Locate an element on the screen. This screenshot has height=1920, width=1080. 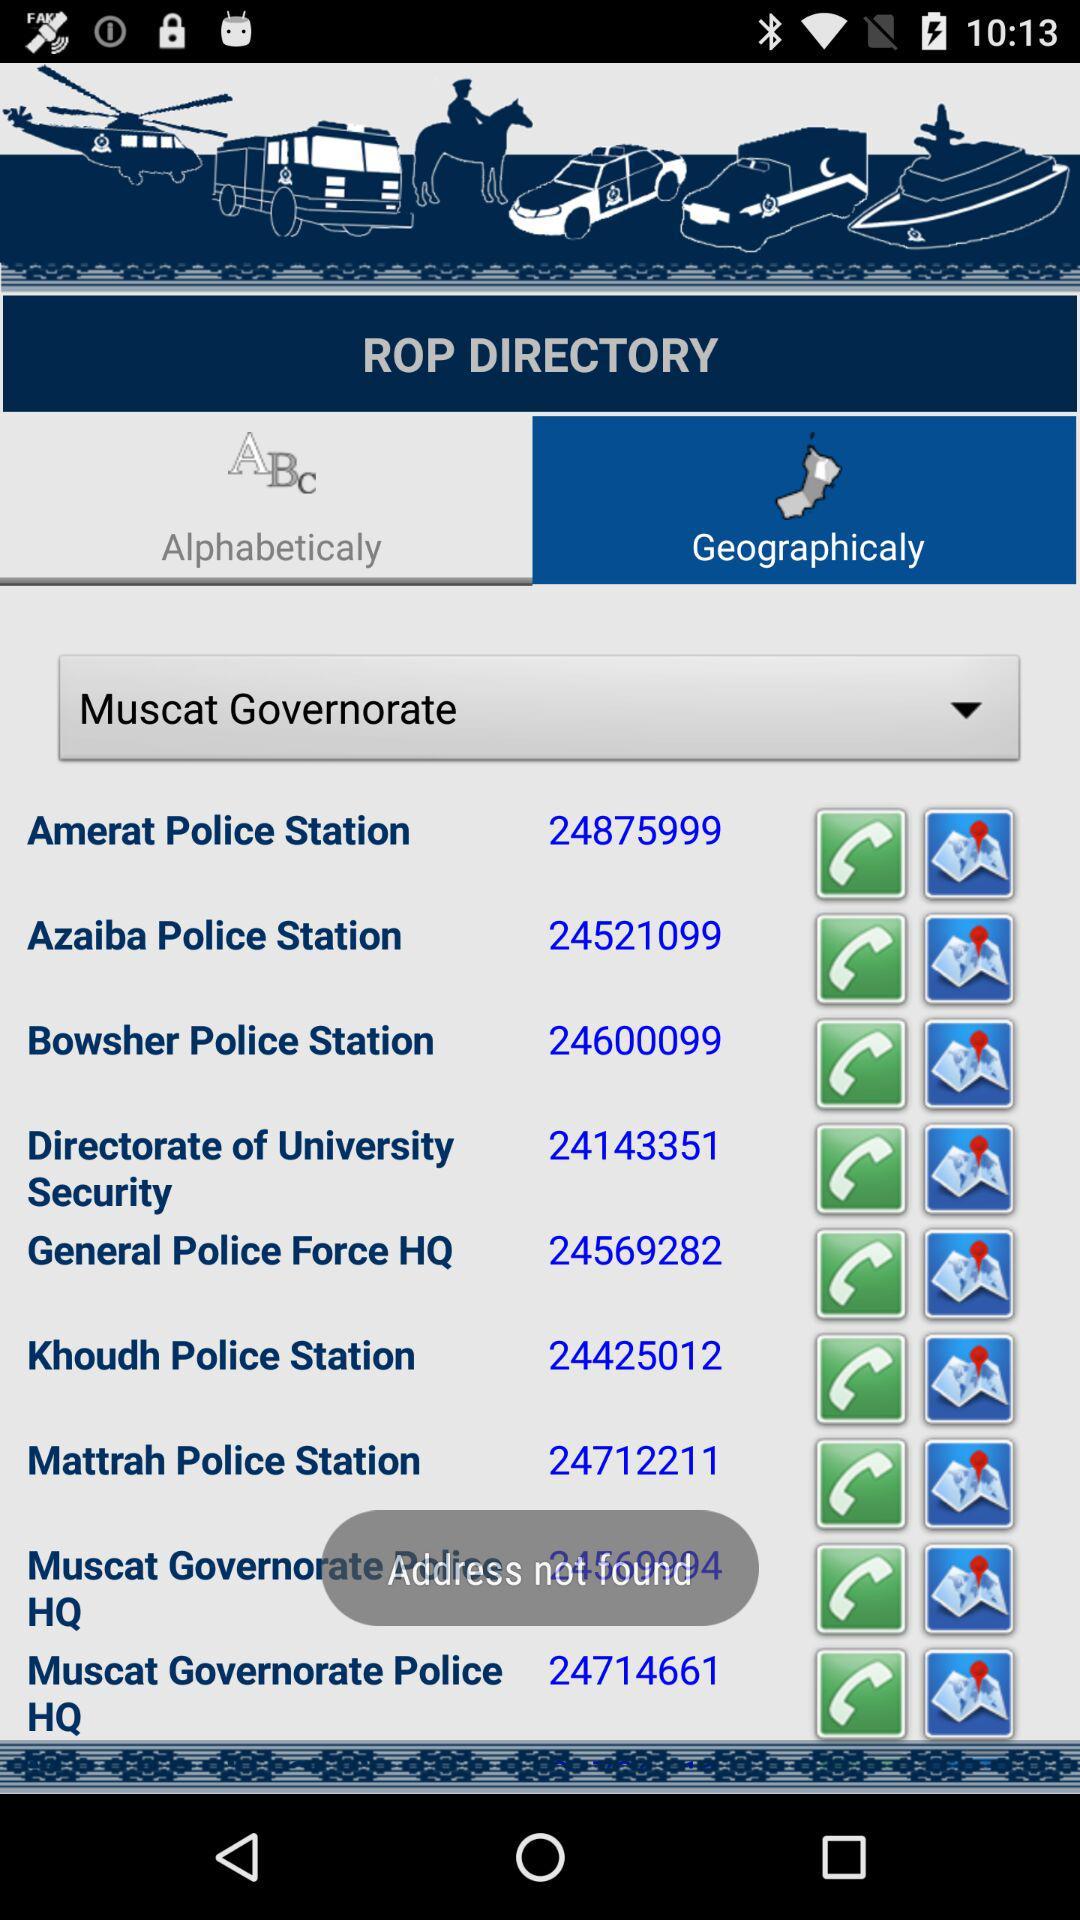
the call icon is located at coordinates (859, 1251).